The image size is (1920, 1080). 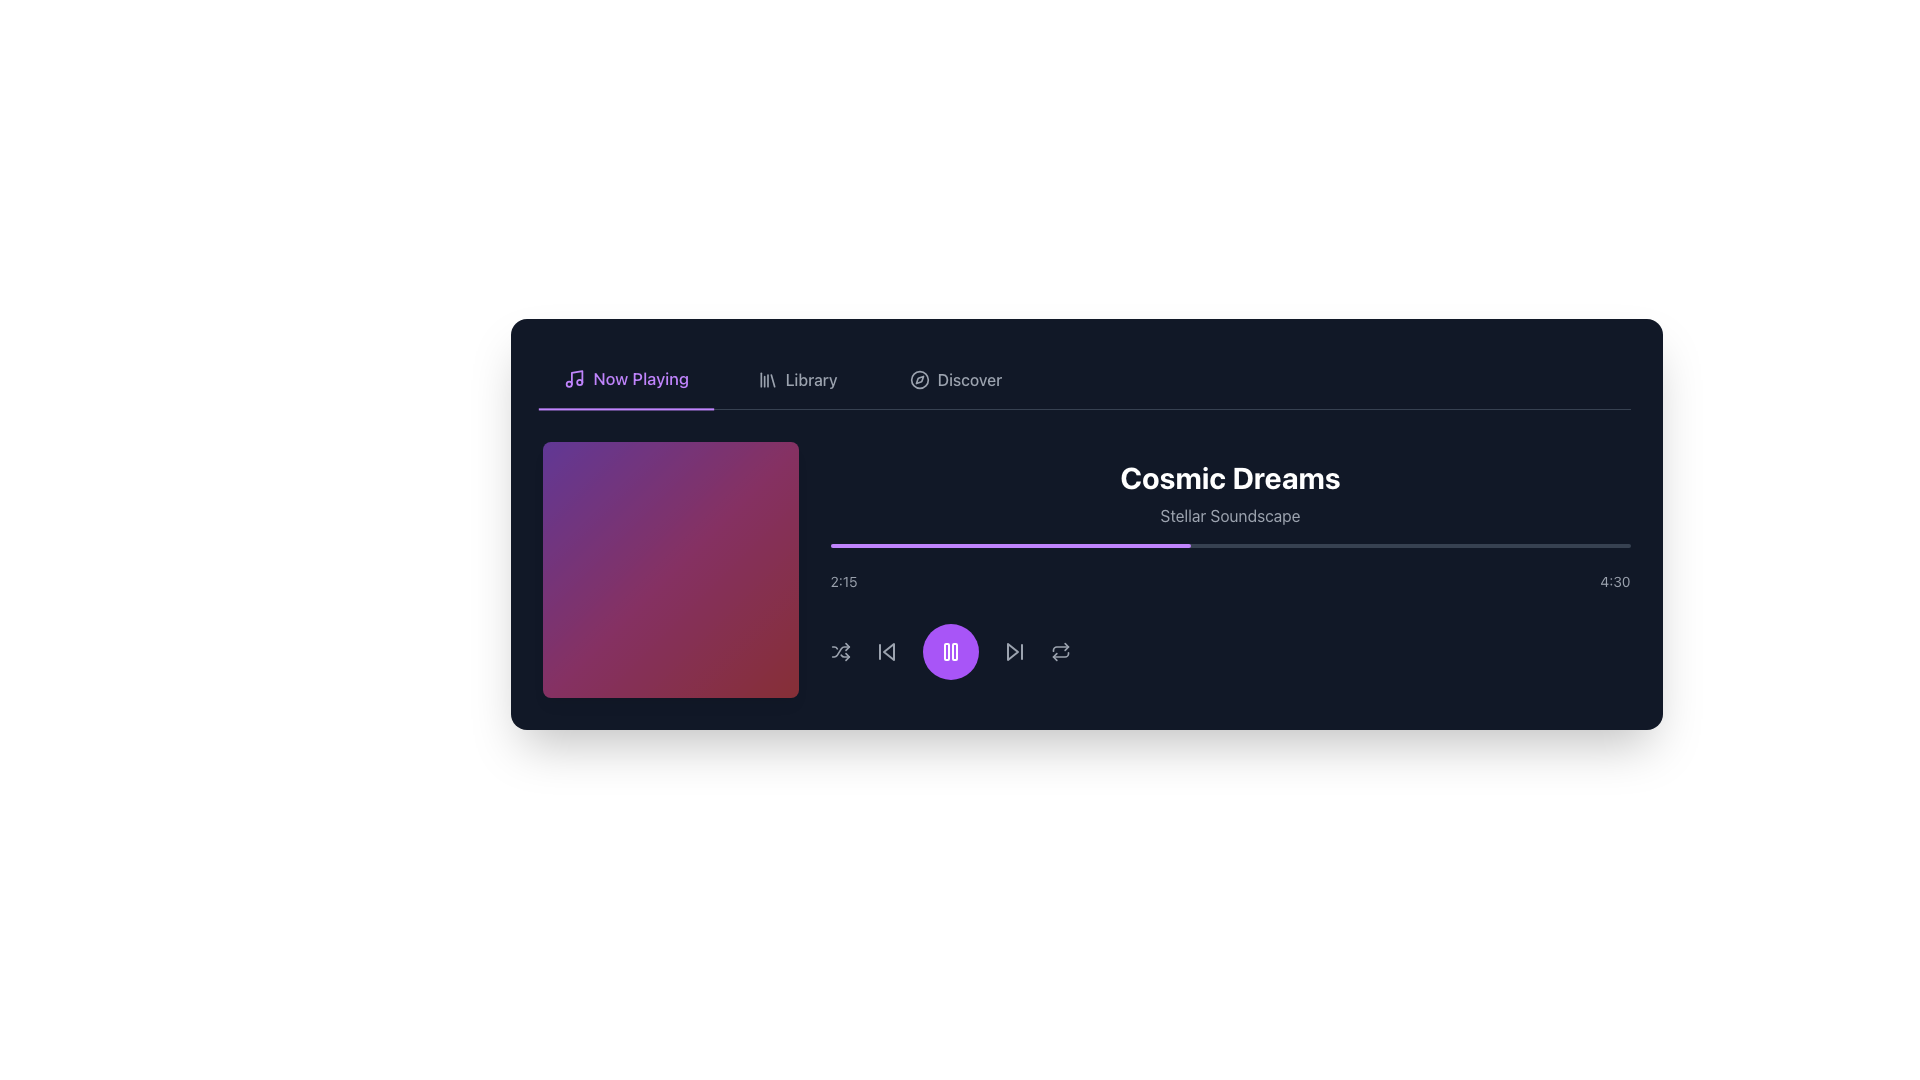 What do you see at coordinates (918, 380) in the screenshot?
I see `the compass icon located within the 'Discover' section` at bounding box center [918, 380].